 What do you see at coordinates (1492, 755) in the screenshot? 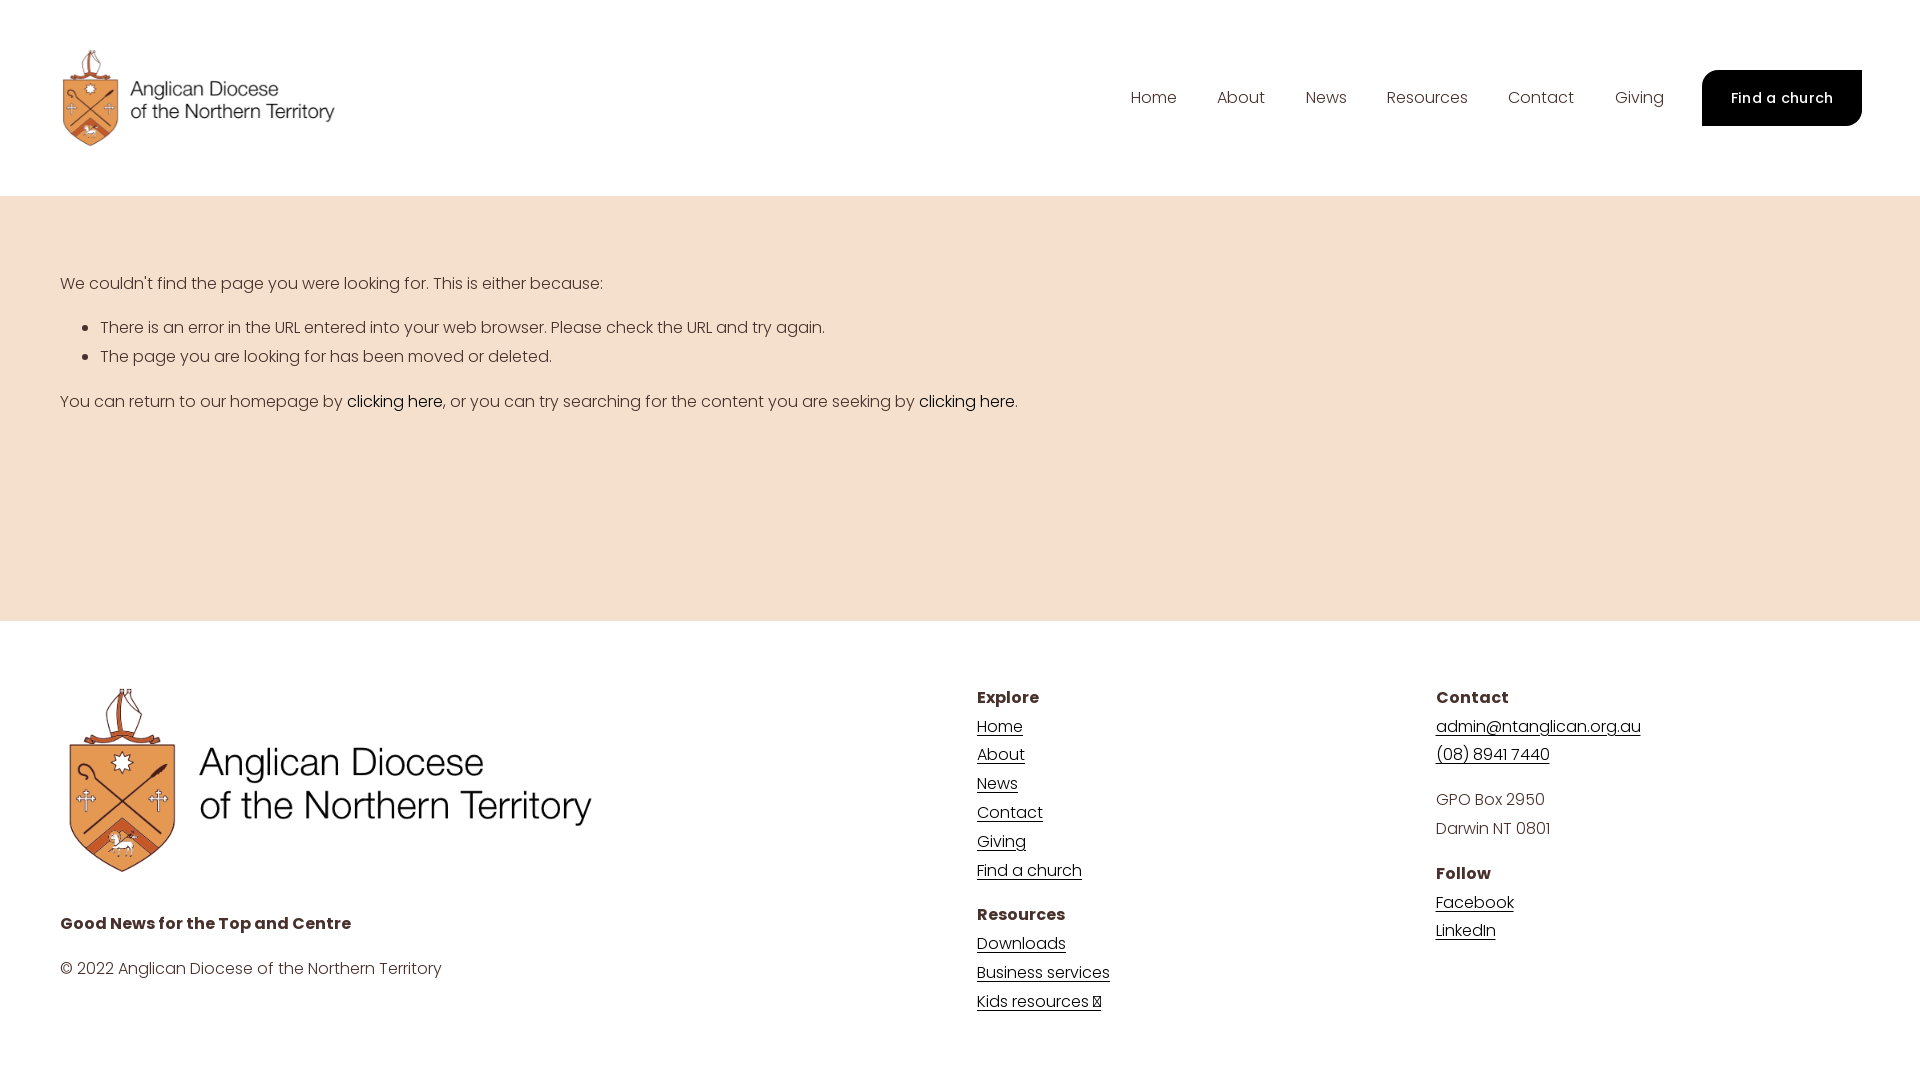
I see `'(08) 8941 7440'` at bounding box center [1492, 755].